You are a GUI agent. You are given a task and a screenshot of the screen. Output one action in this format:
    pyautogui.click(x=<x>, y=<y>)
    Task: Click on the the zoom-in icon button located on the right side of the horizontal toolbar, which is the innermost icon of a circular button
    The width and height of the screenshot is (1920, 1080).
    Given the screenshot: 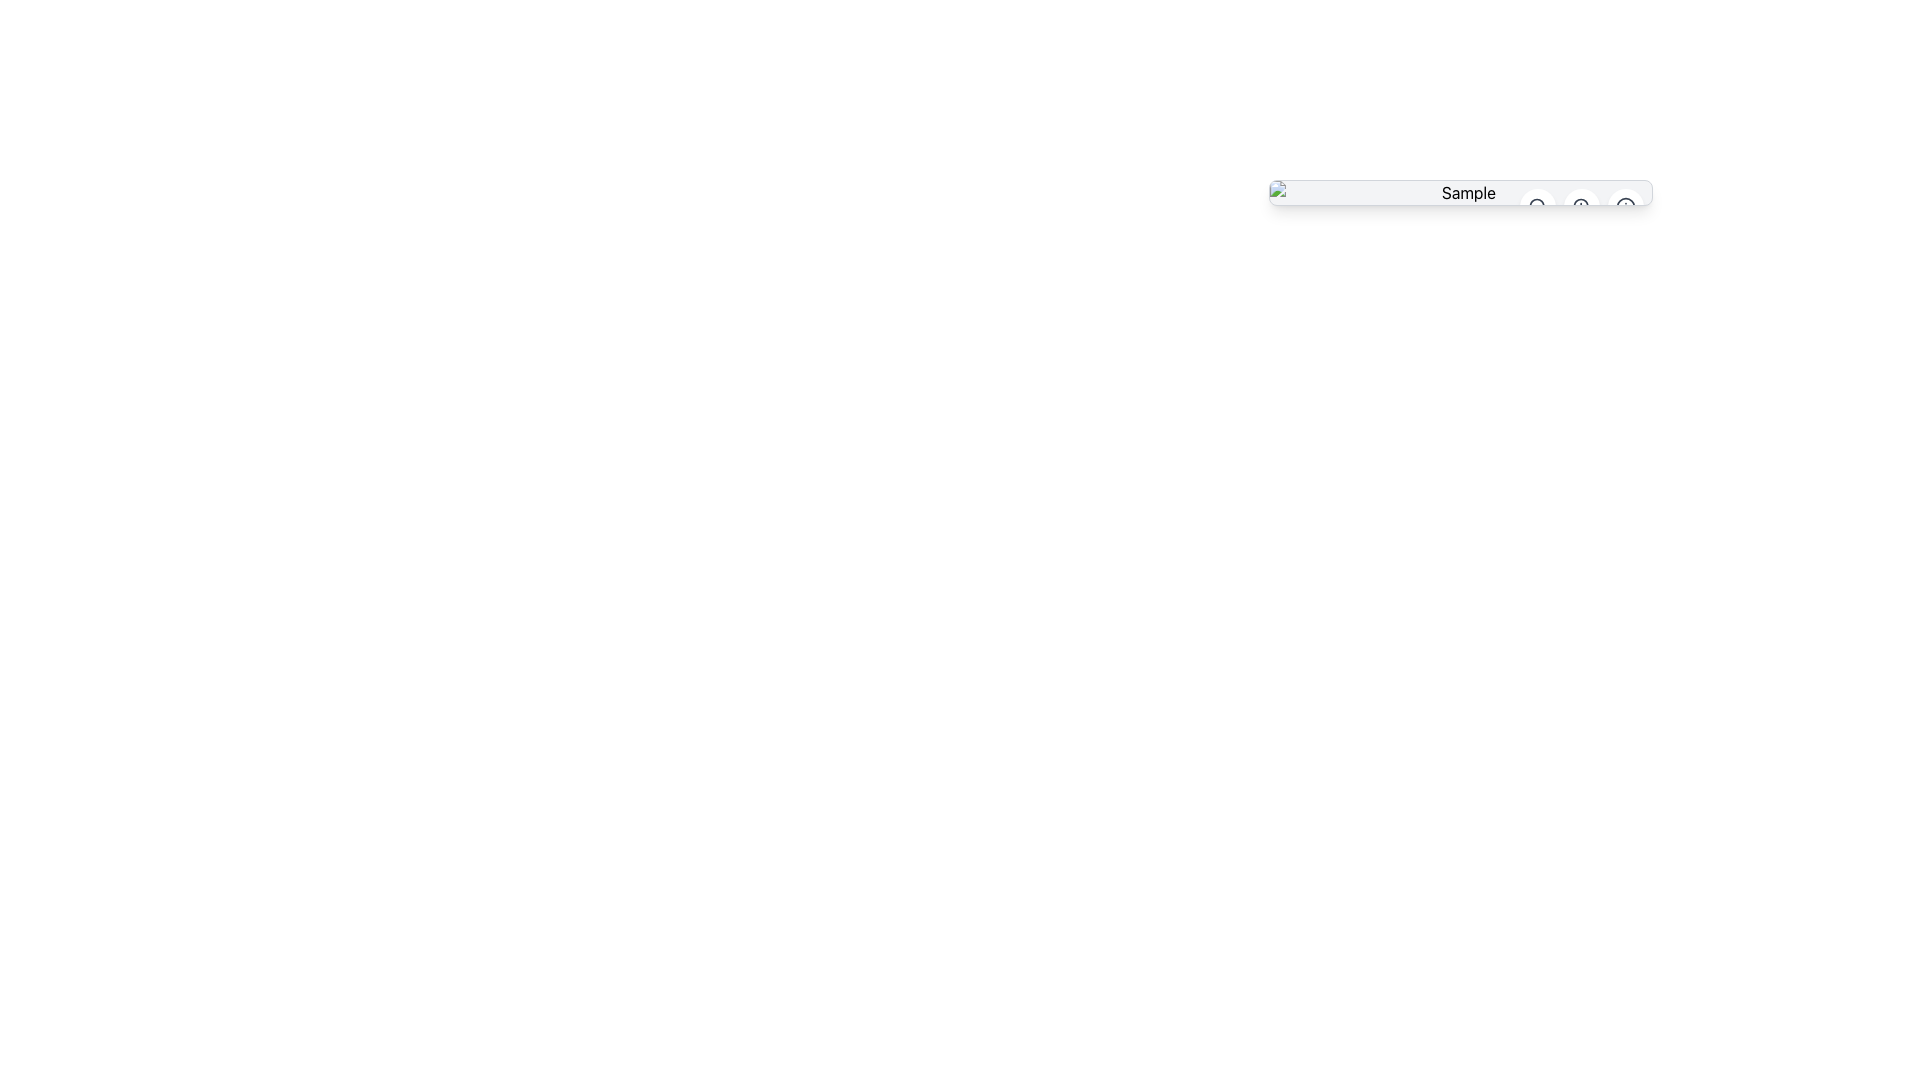 What is the action you would take?
    pyautogui.click(x=1581, y=207)
    